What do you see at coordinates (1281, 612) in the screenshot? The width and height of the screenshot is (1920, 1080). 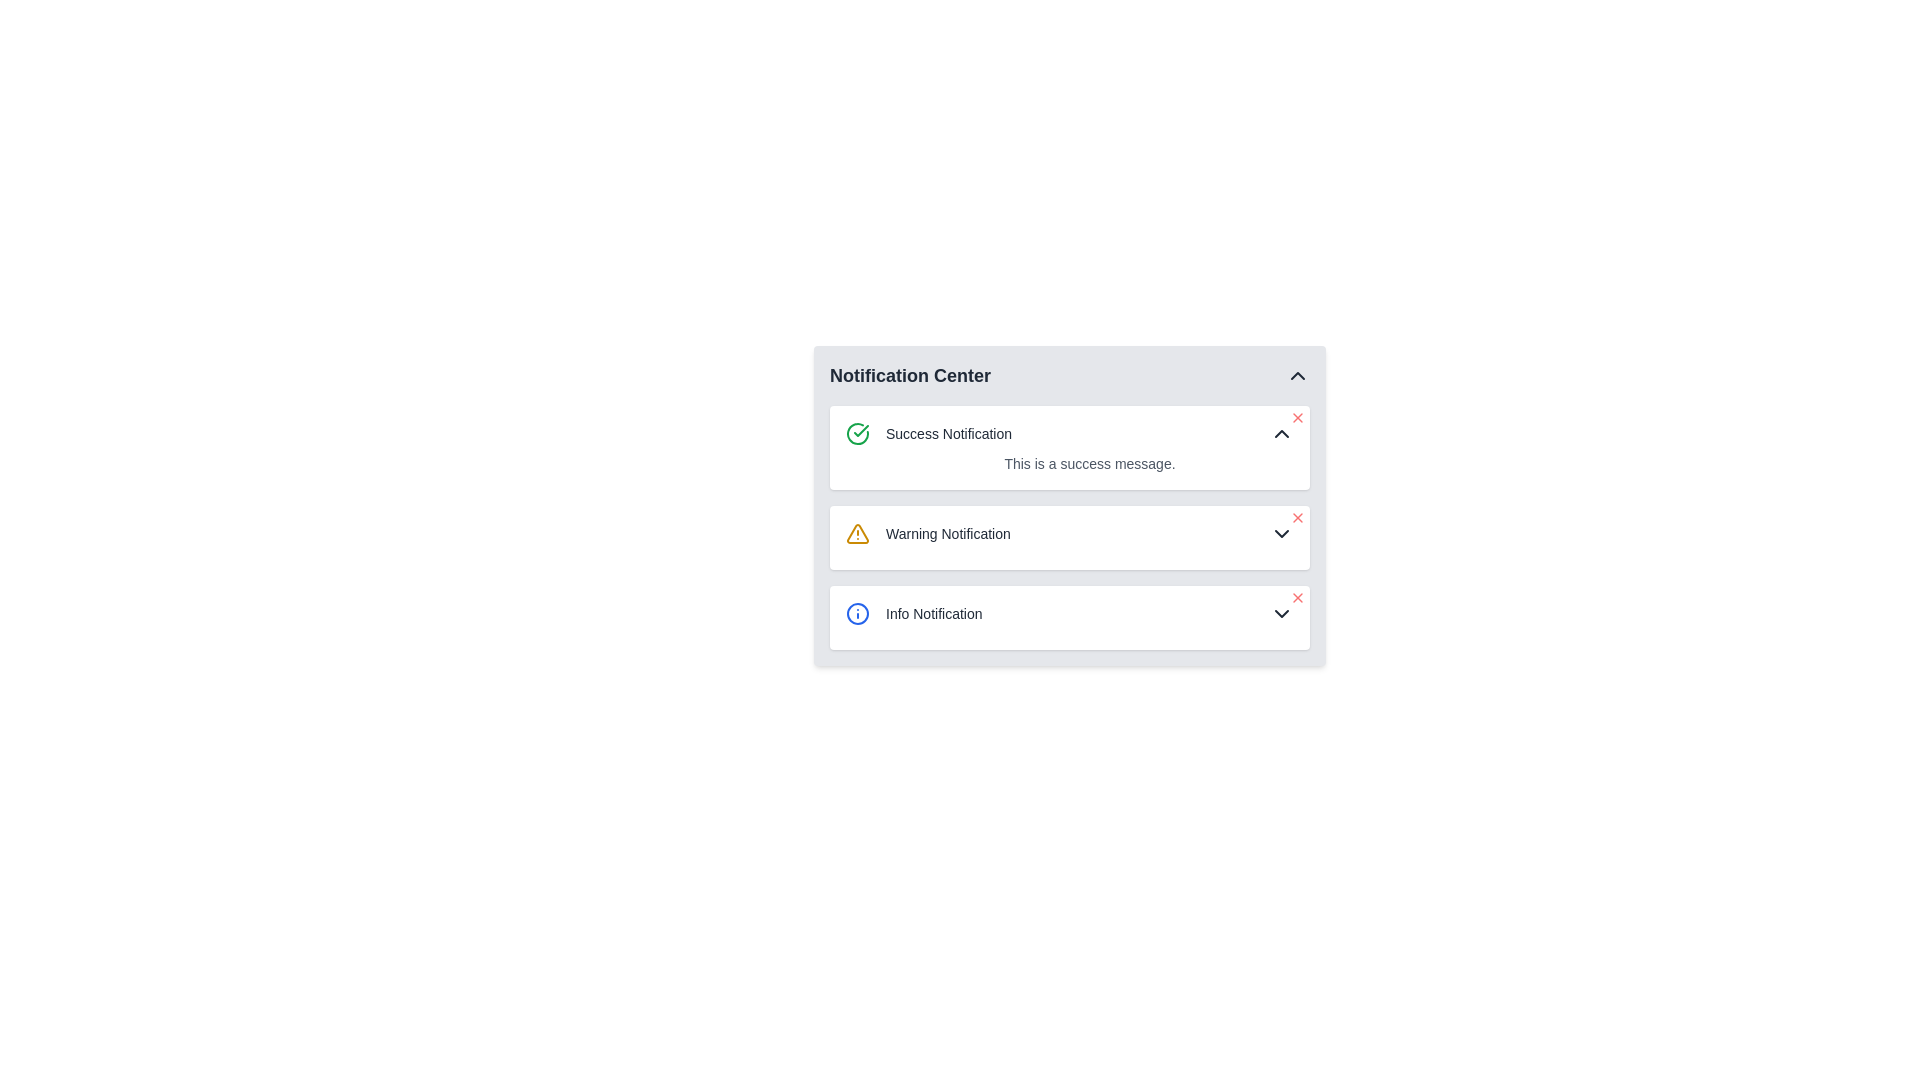 I see `the downward-facing chevron icon, which is styled with a stroke of 'currentColor' and signifies a dropdown or expandable menu` at bounding box center [1281, 612].